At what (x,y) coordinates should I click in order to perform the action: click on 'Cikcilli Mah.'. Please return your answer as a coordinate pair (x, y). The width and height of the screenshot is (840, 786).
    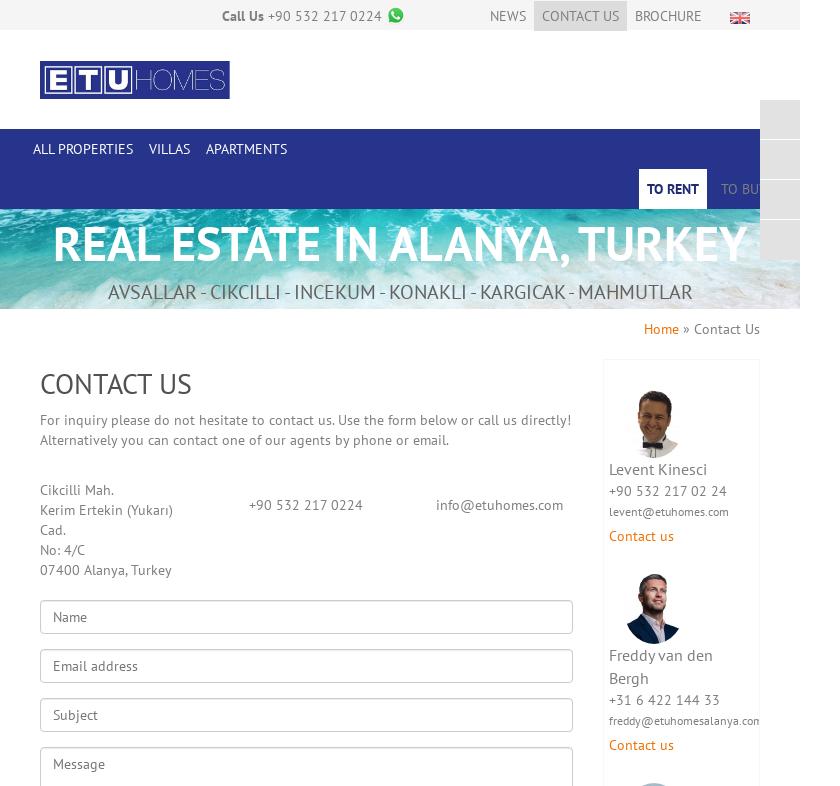
    Looking at the image, I should click on (77, 487).